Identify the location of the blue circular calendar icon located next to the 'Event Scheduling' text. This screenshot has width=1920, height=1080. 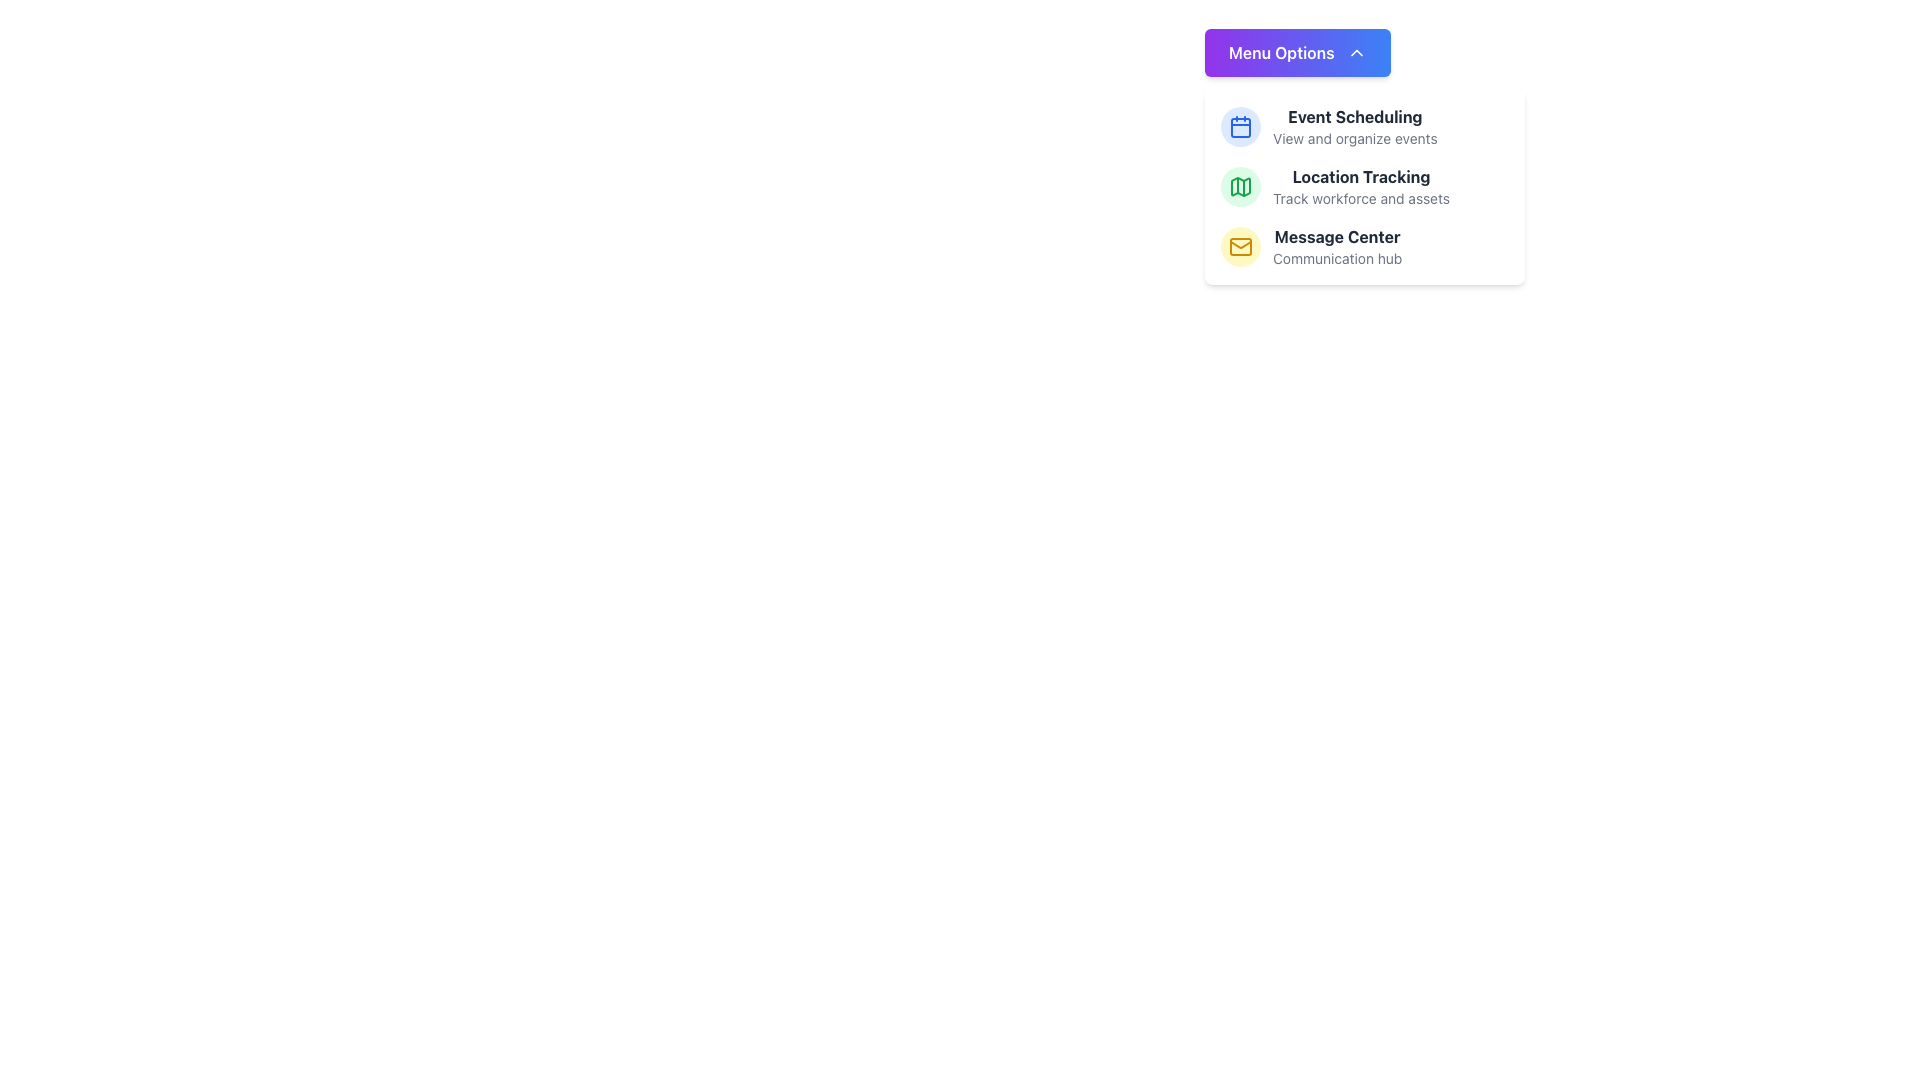
(1240, 127).